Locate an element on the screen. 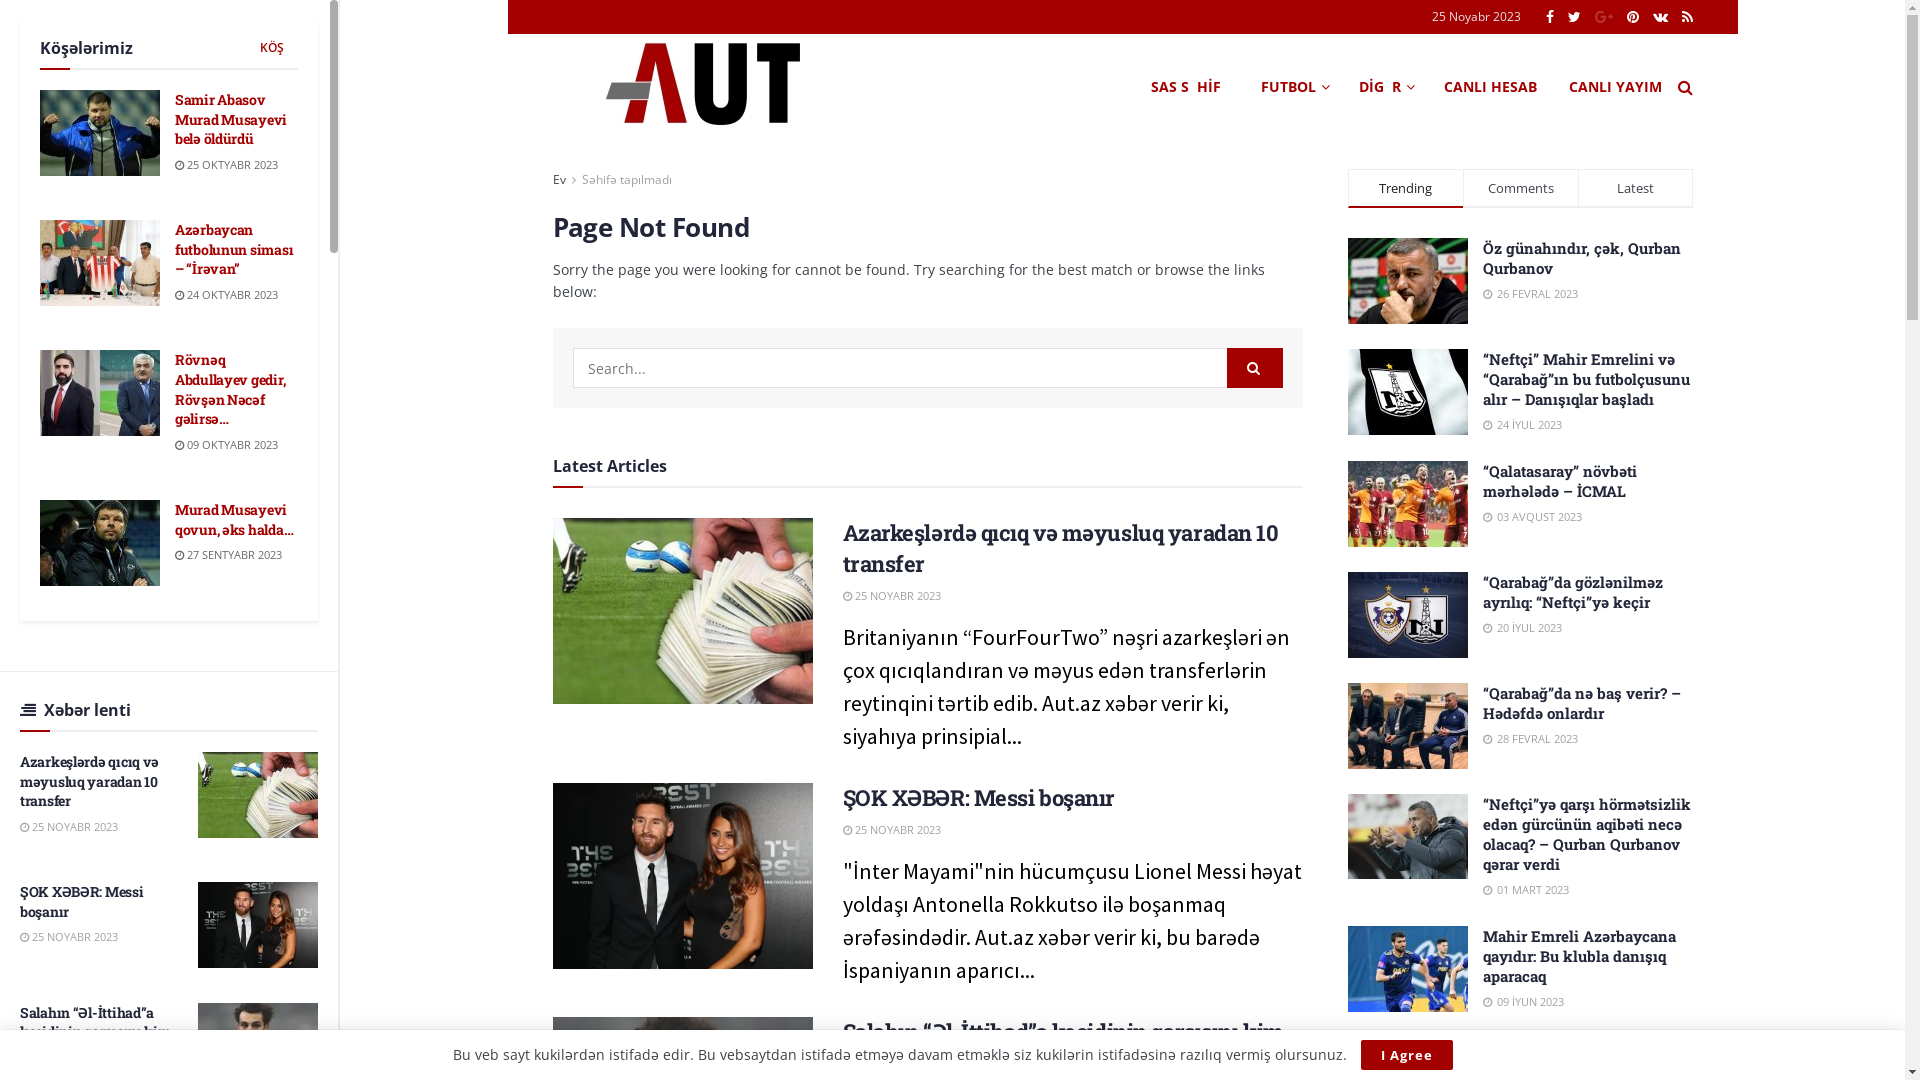  '25 NOYABR 2023' is located at coordinates (68, 936).